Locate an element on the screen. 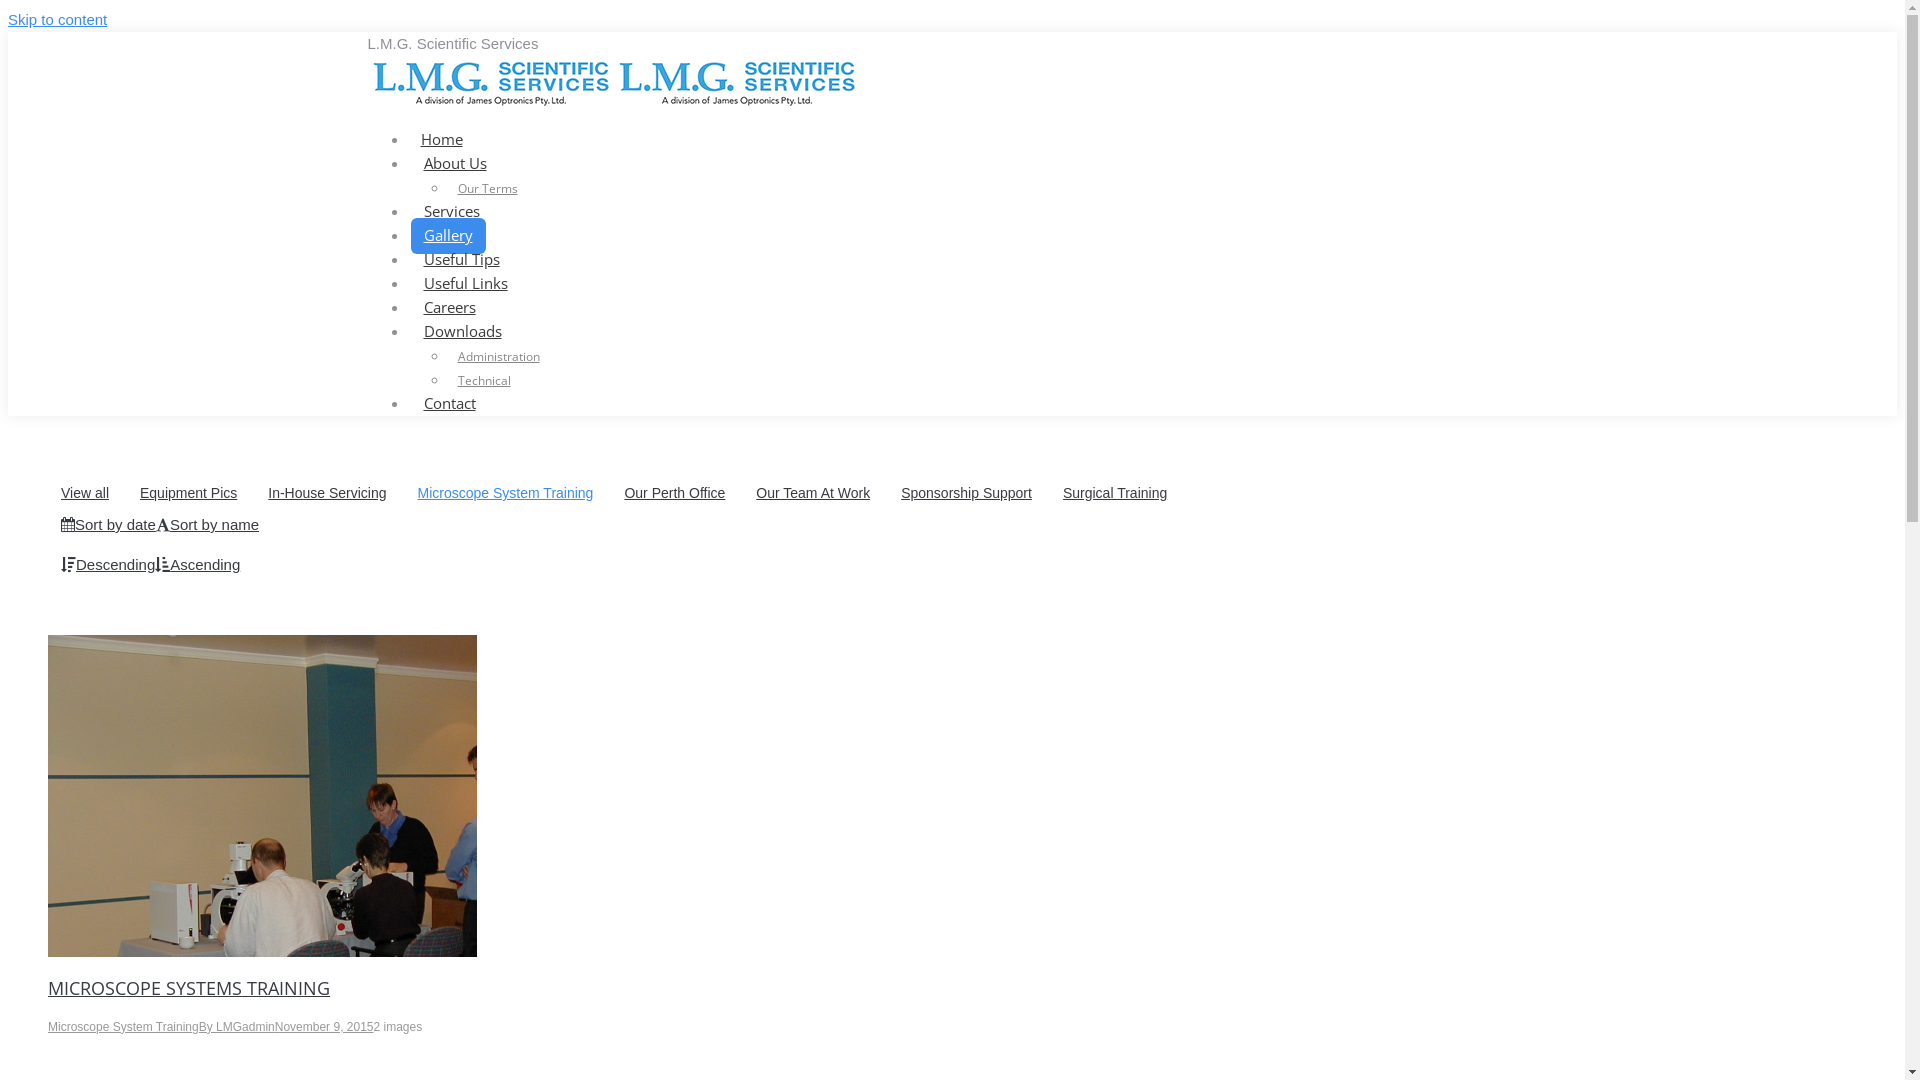 The image size is (1920, 1080). 'Useful Links' is located at coordinates (464, 284).